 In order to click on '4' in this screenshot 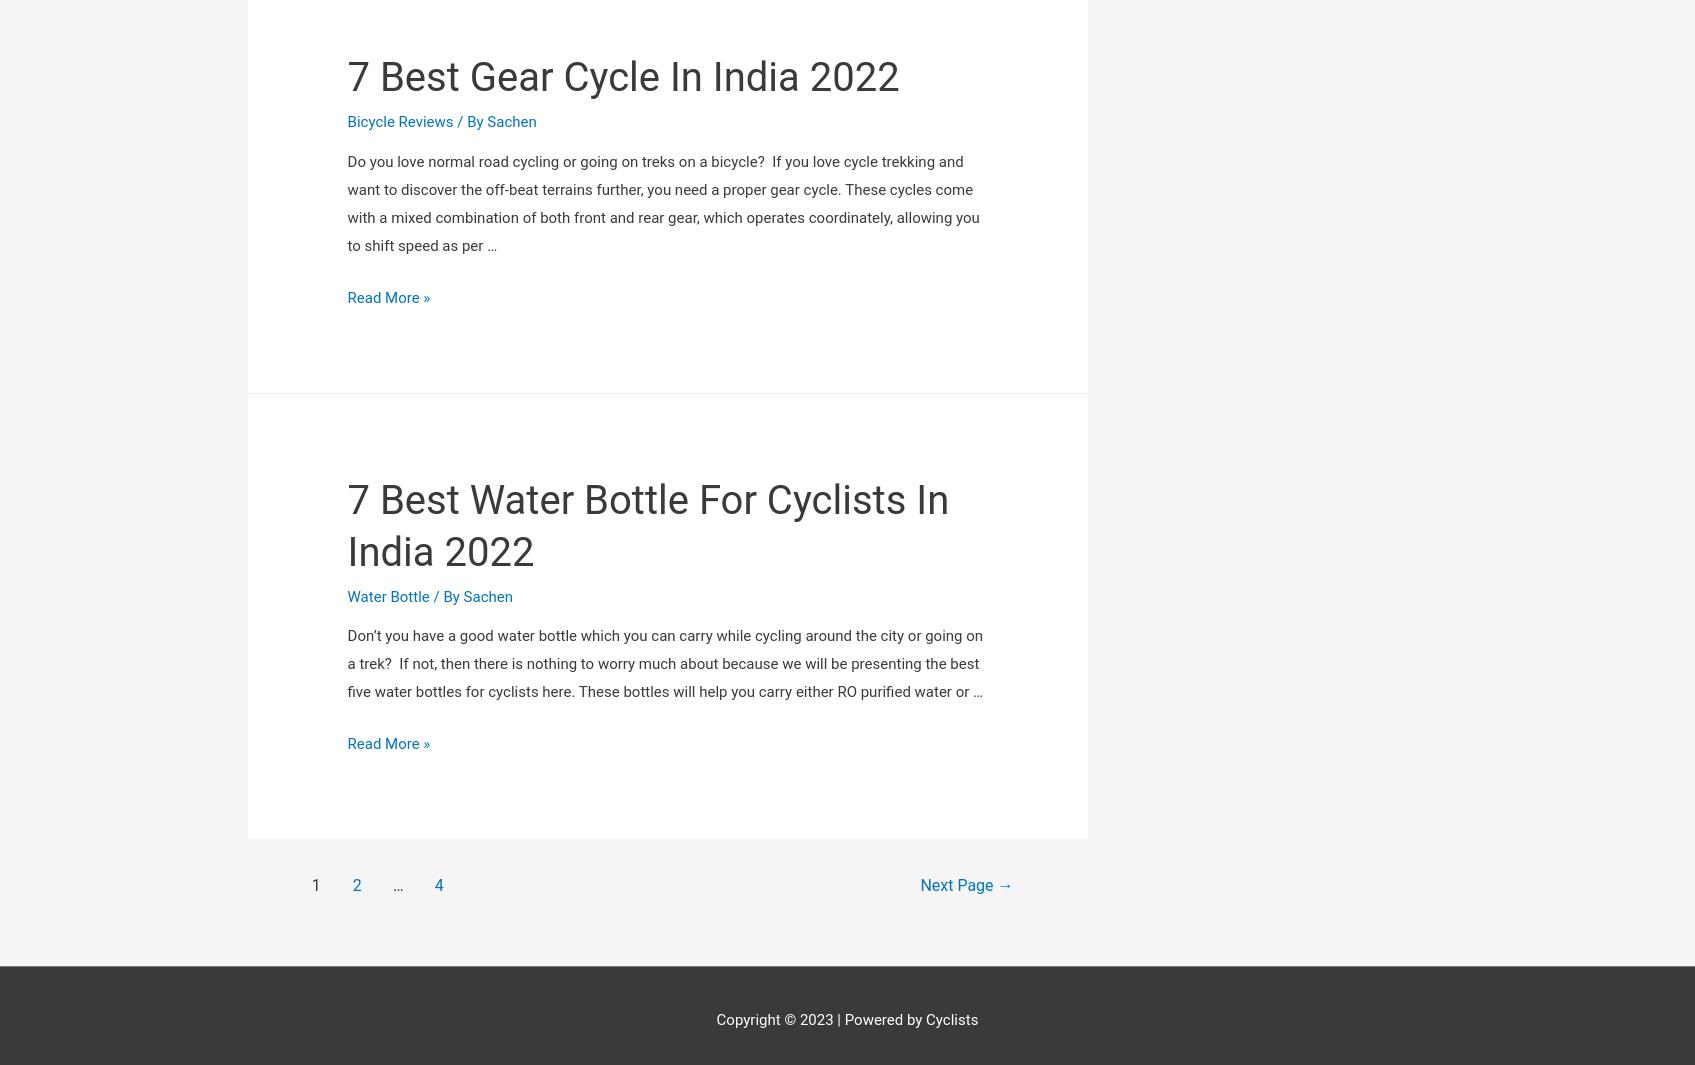, I will do `click(438, 644)`.